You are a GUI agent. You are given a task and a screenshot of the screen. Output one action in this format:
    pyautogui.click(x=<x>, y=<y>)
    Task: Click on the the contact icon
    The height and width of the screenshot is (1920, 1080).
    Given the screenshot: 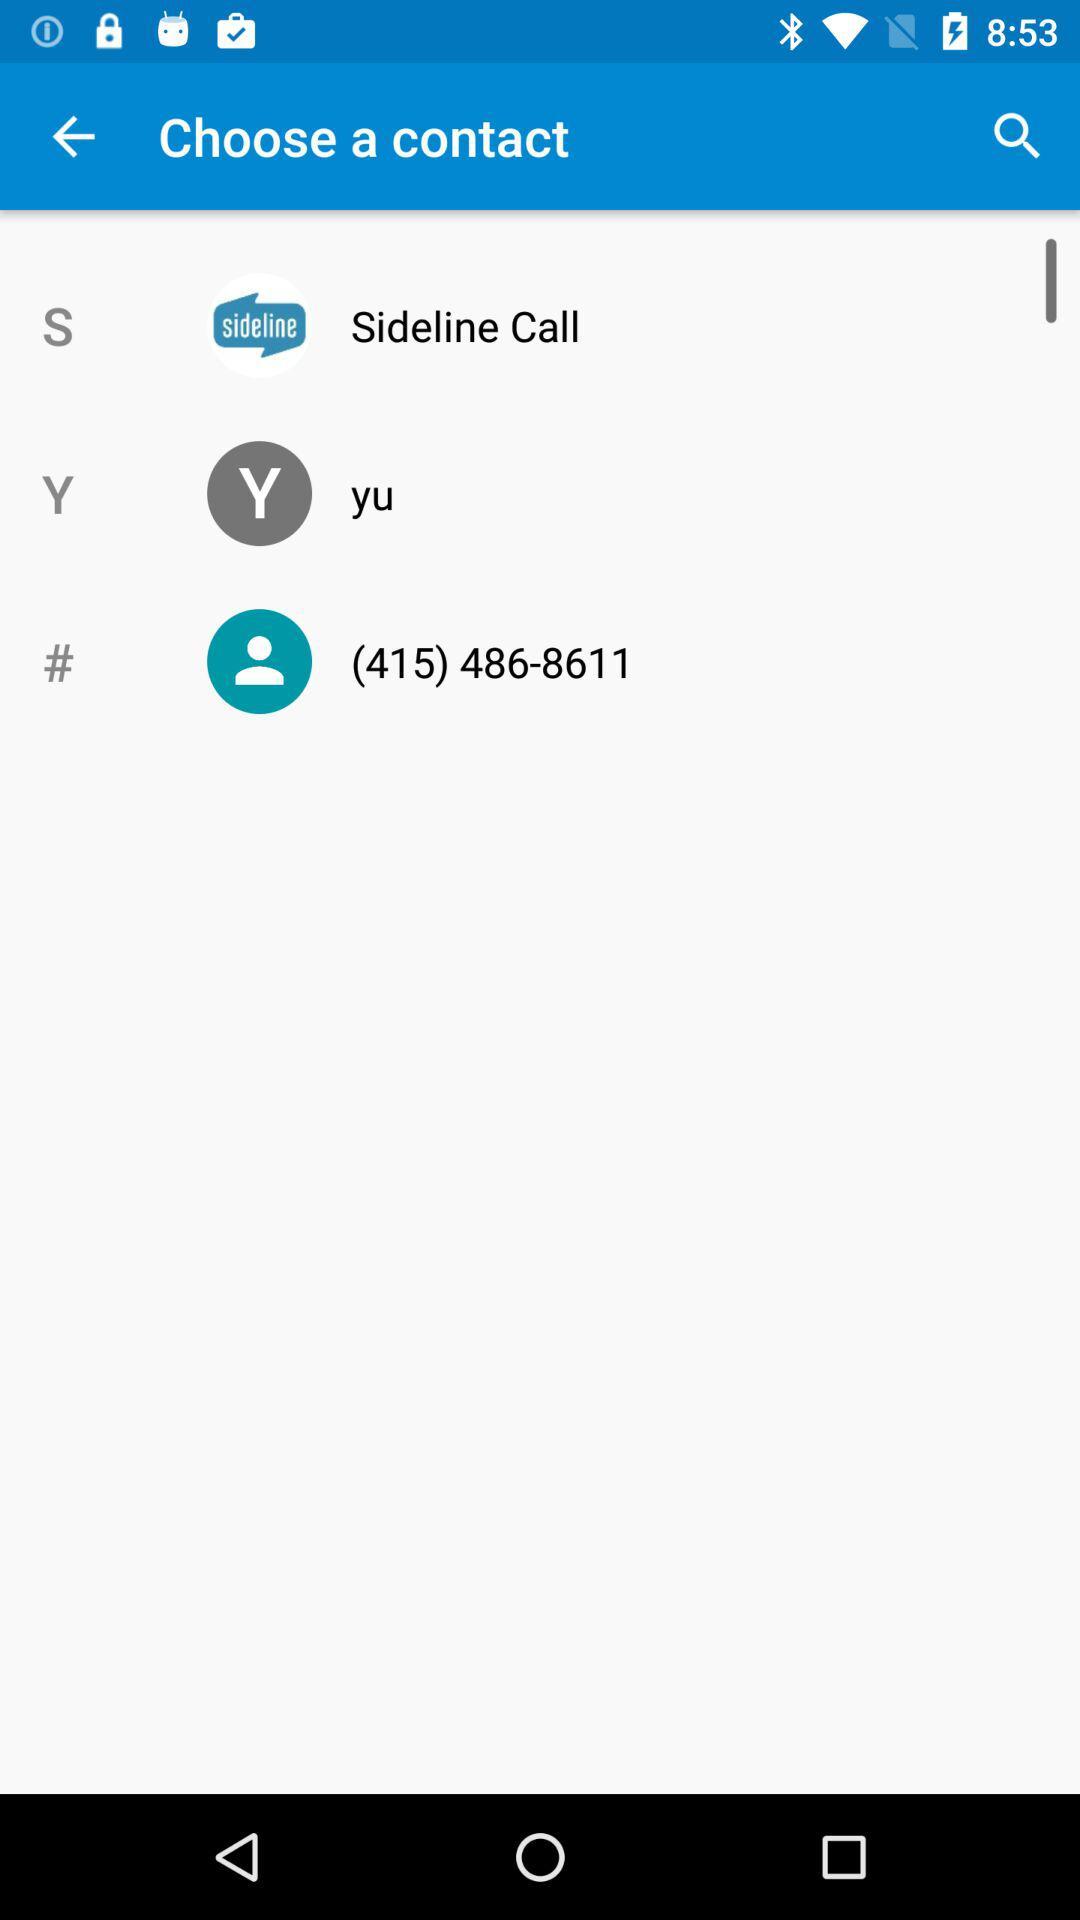 What is the action you would take?
    pyautogui.click(x=258, y=661)
    